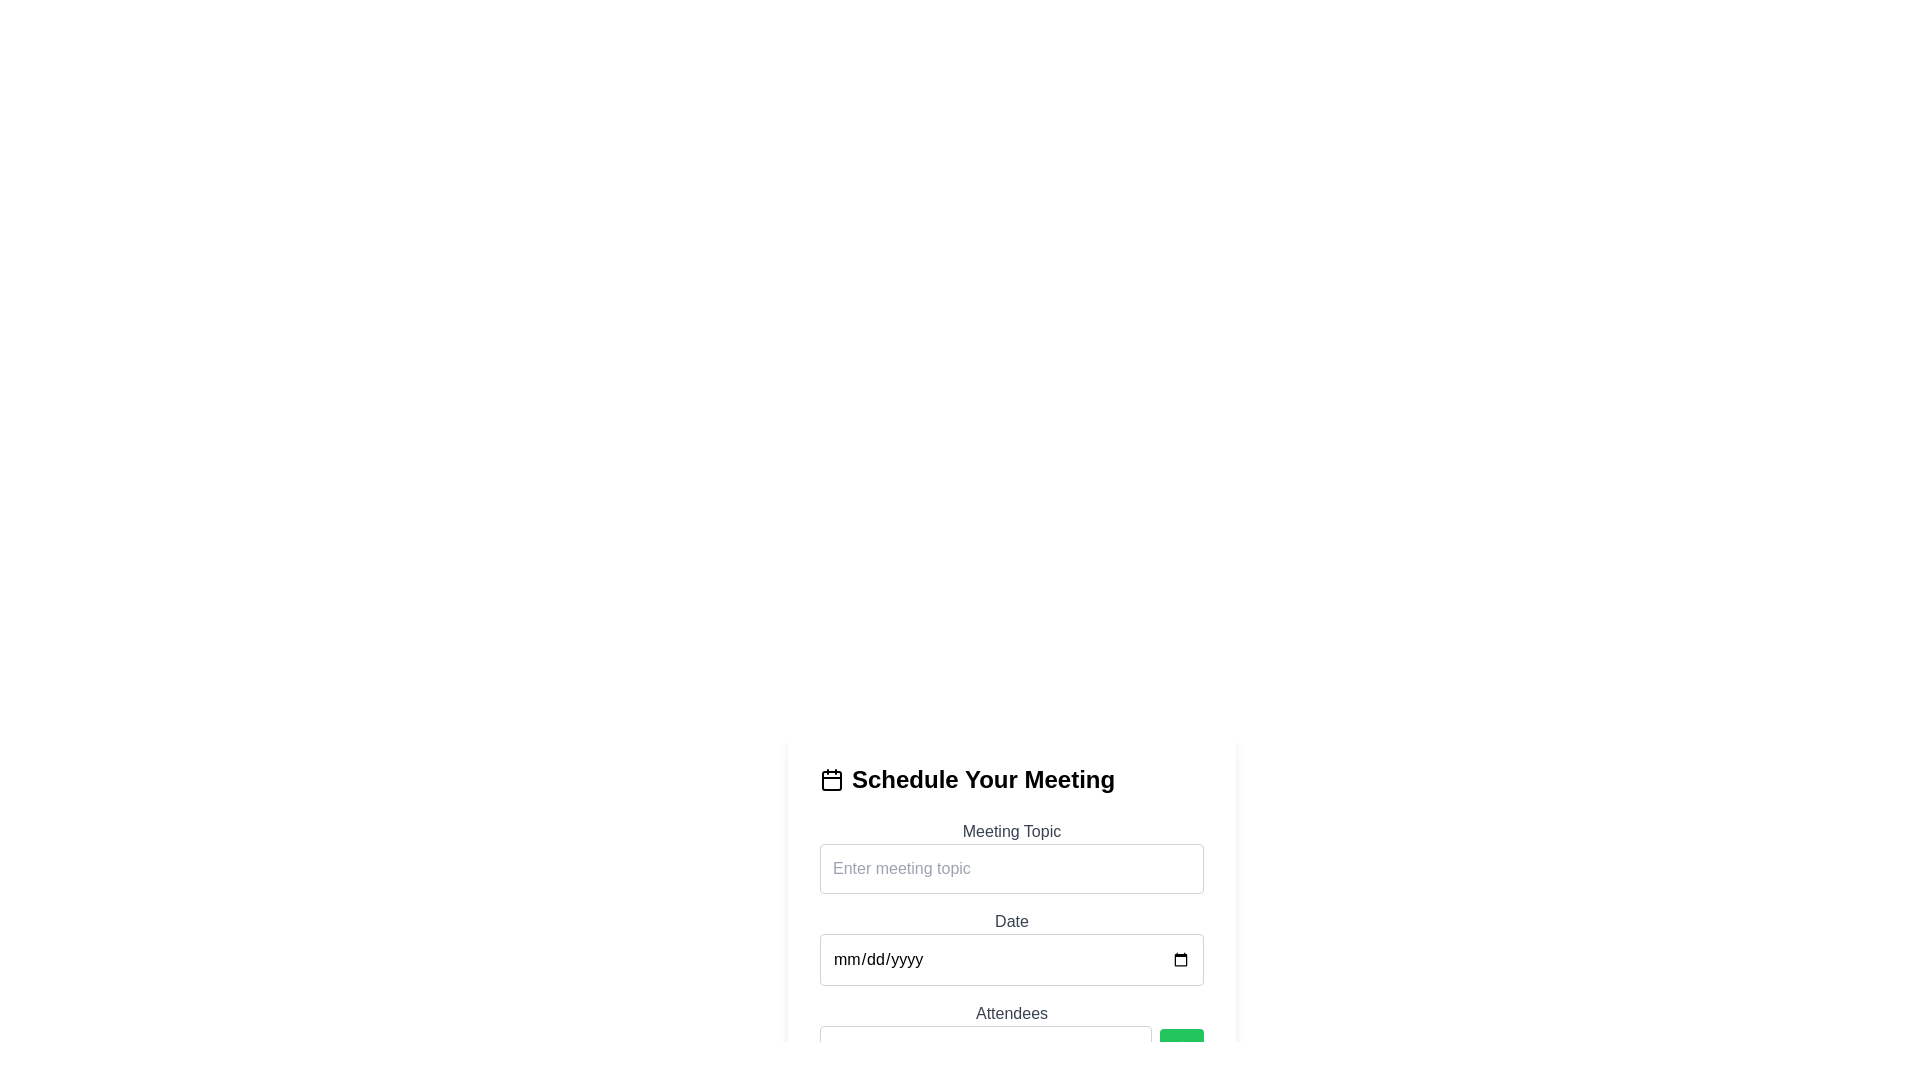 This screenshot has height=1080, width=1920. Describe the element at coordinates (1012, 832) in the screenshot. I see `the text label that reads 'Meeting Topic', which is styled in gray and positioned above the input field for entering the meeting topic` at that location.